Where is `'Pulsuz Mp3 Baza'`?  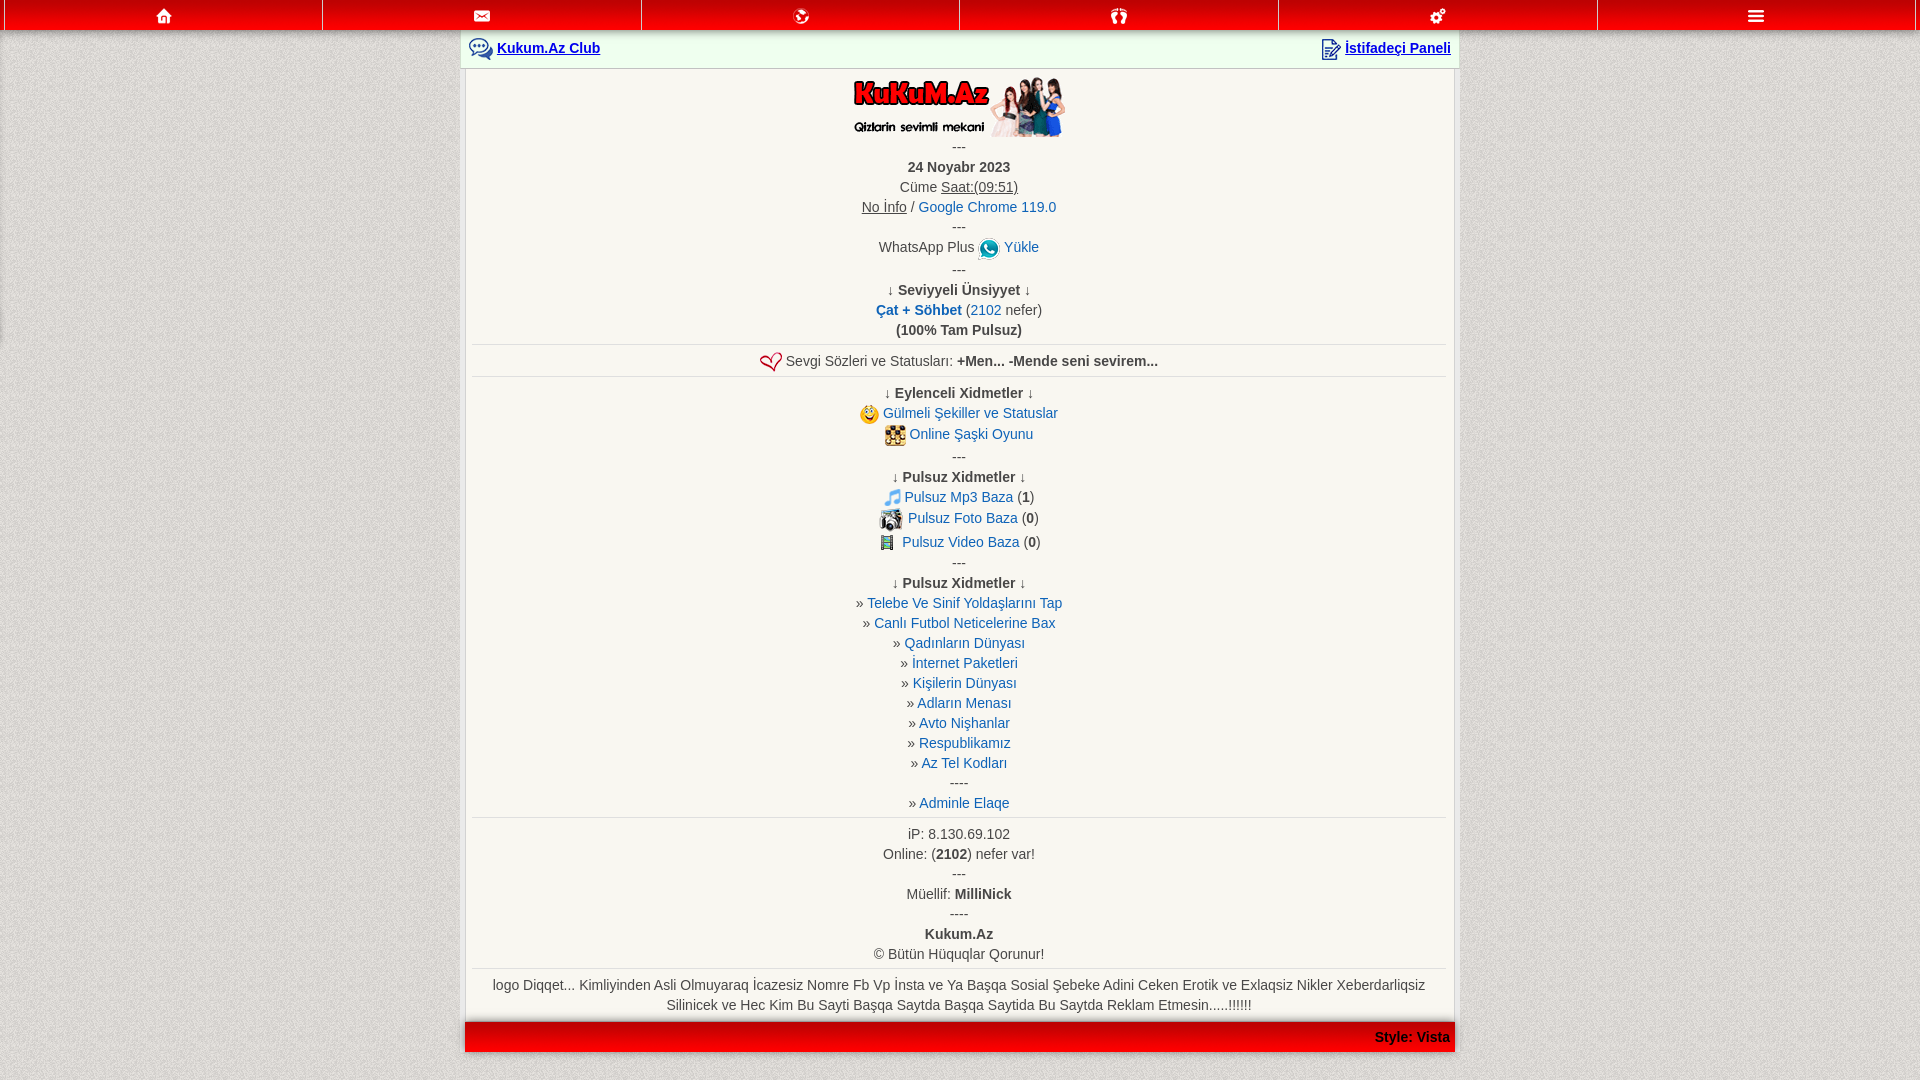
'Pulsuz Mp3 Baza' is located at coordinates (957, 496).